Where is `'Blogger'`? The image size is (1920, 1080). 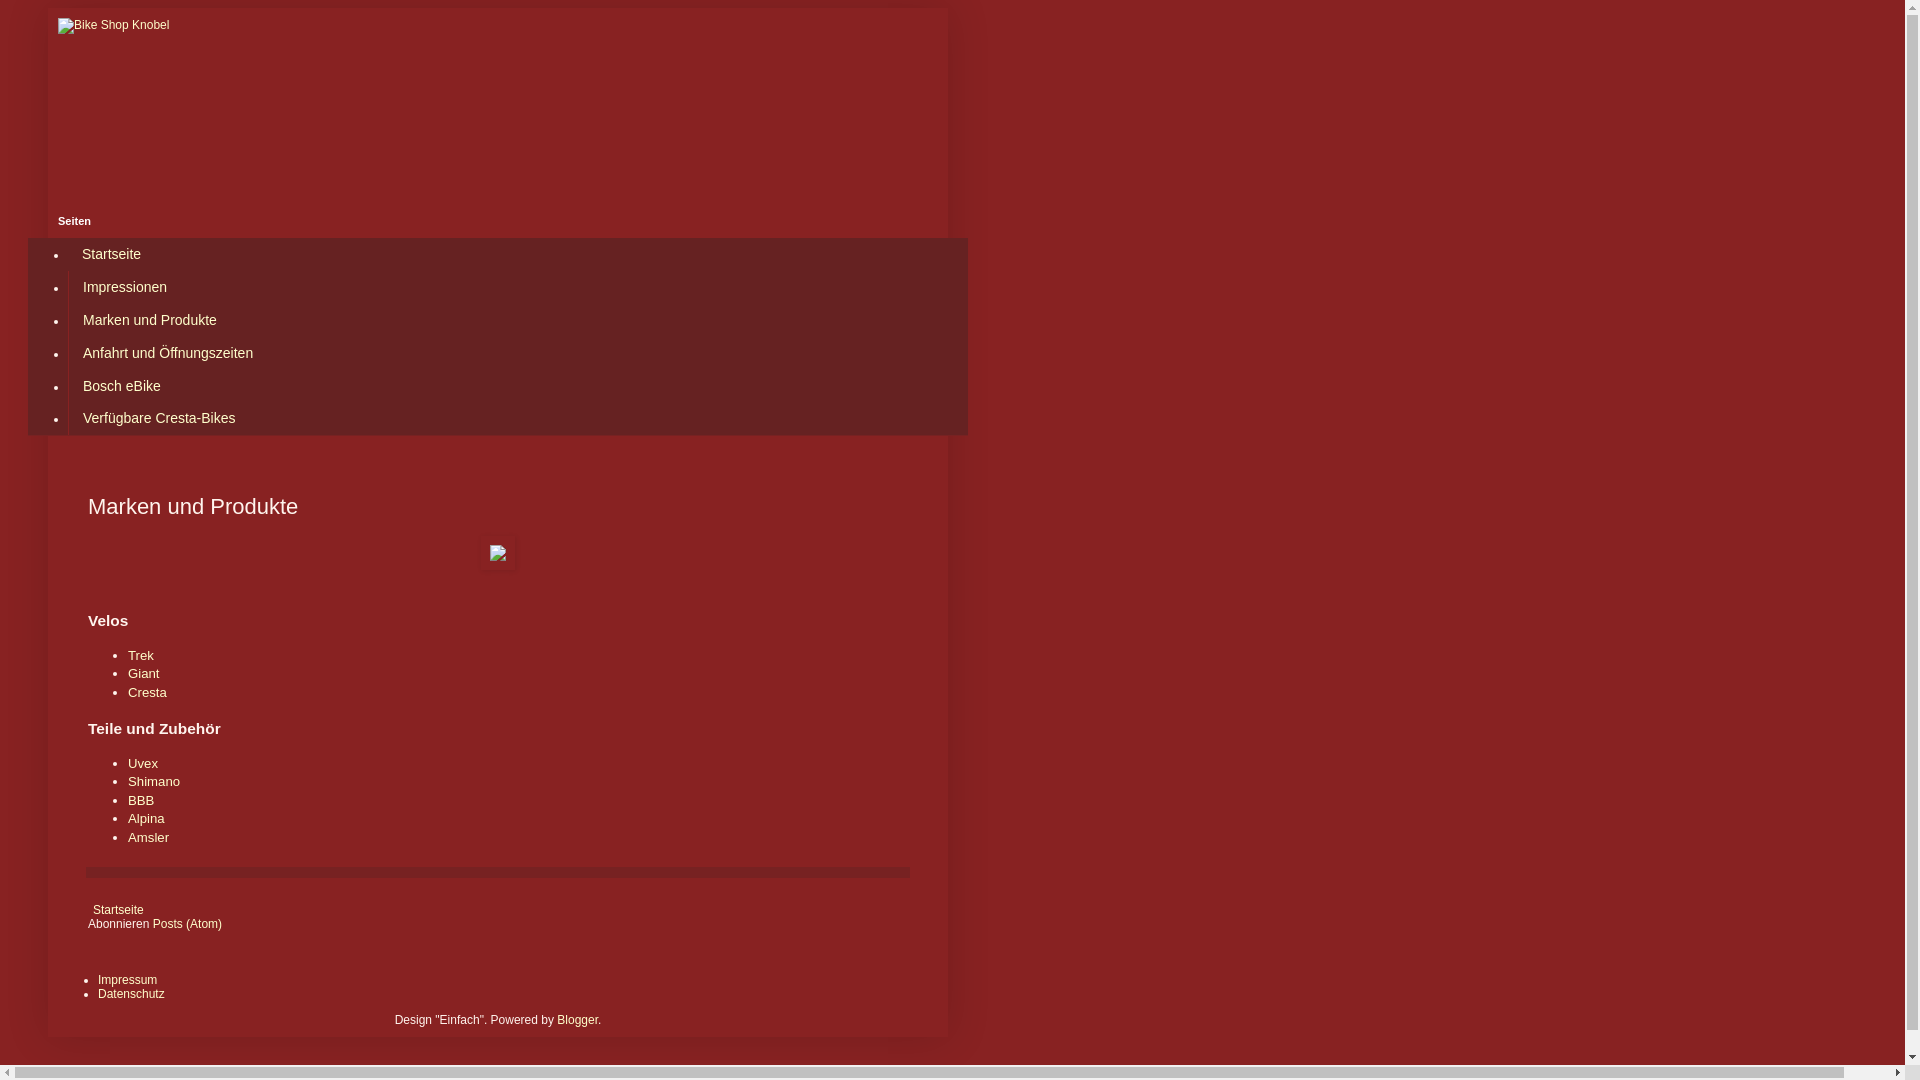 'Blogger' is located at coordinates (576, 1019).